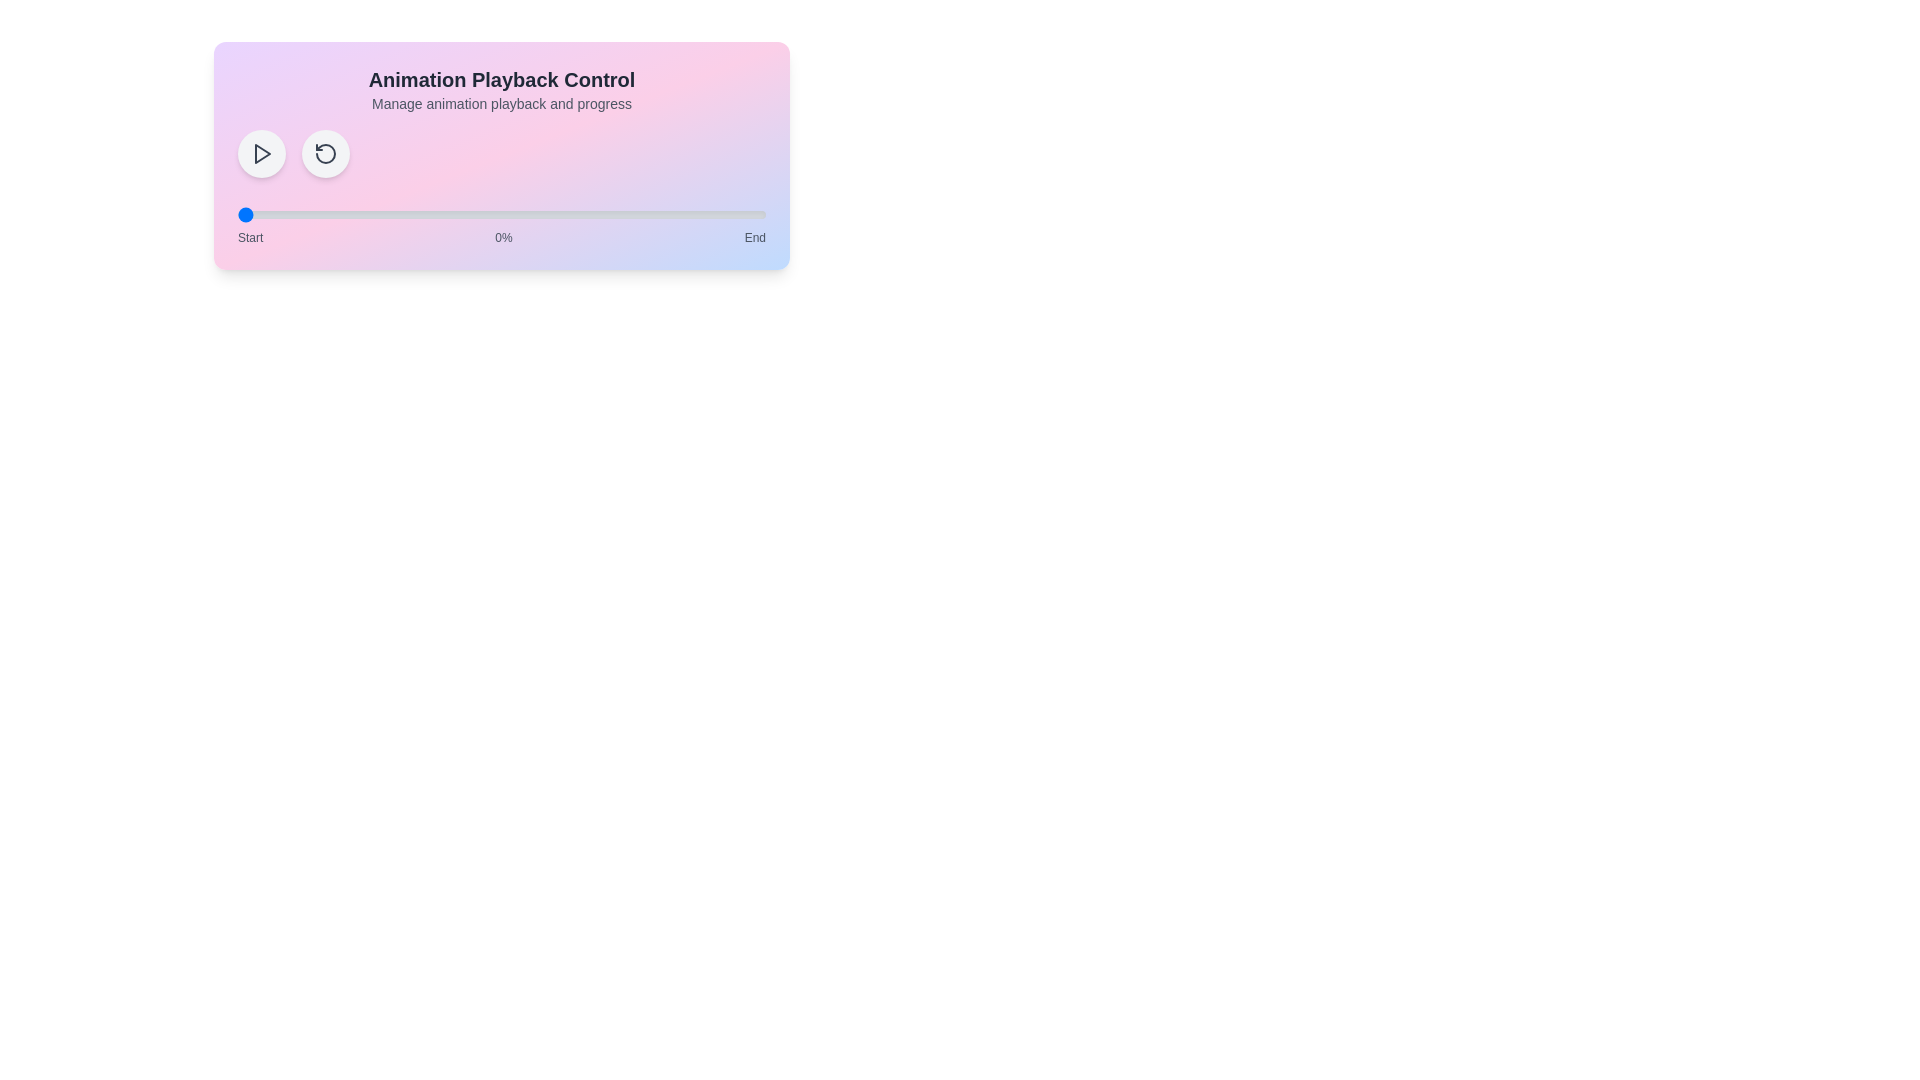 The height and width of the screenshot is (1080, 1920). I want to click on the animation progress to 9% by interacting with the range slider, so click(284, 215).